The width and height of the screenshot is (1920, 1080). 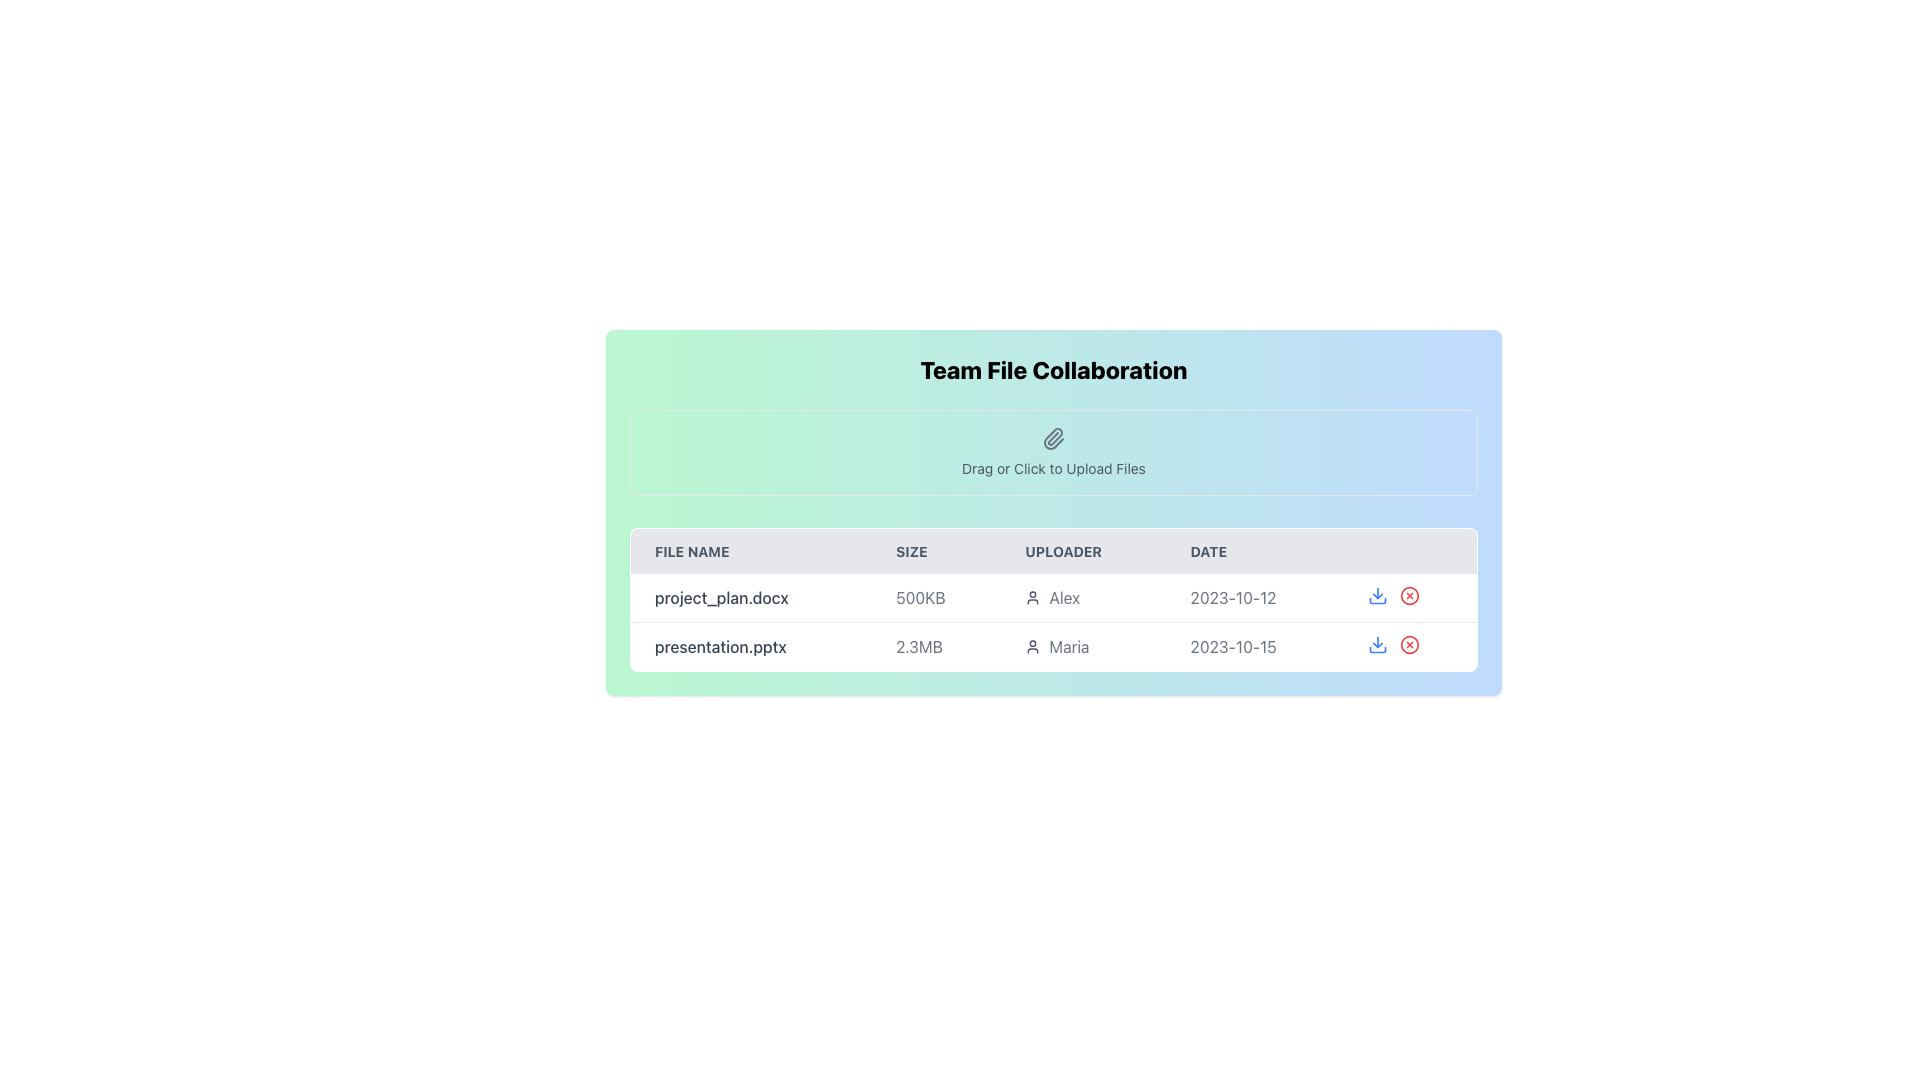 I want to click on the user icon representing 'Alex' who uploaded the file 'project_plan.docx', located in the 'Uploader' column adjacent to the text 'Alex', so click(x=1033, y=596).